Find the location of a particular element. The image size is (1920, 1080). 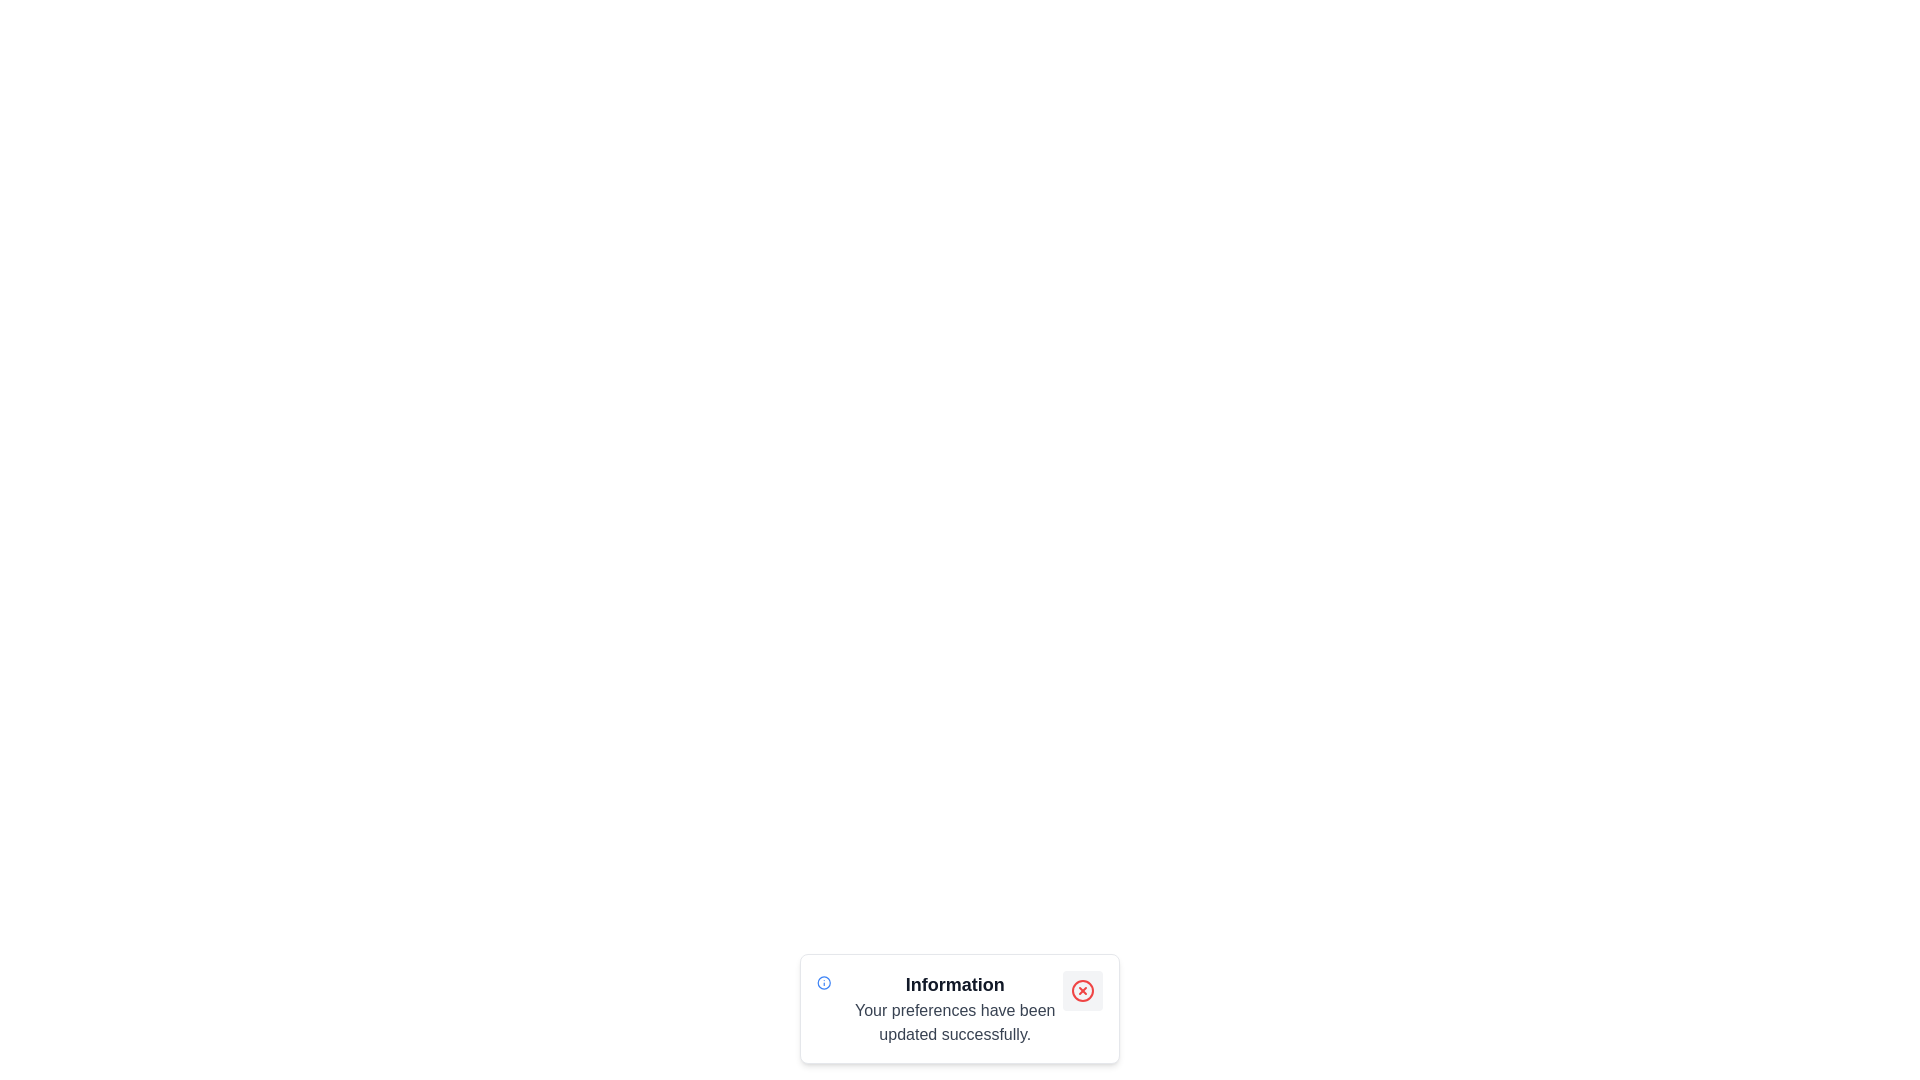

close button to dismiss the notification is located at coordinates (1082, 991).